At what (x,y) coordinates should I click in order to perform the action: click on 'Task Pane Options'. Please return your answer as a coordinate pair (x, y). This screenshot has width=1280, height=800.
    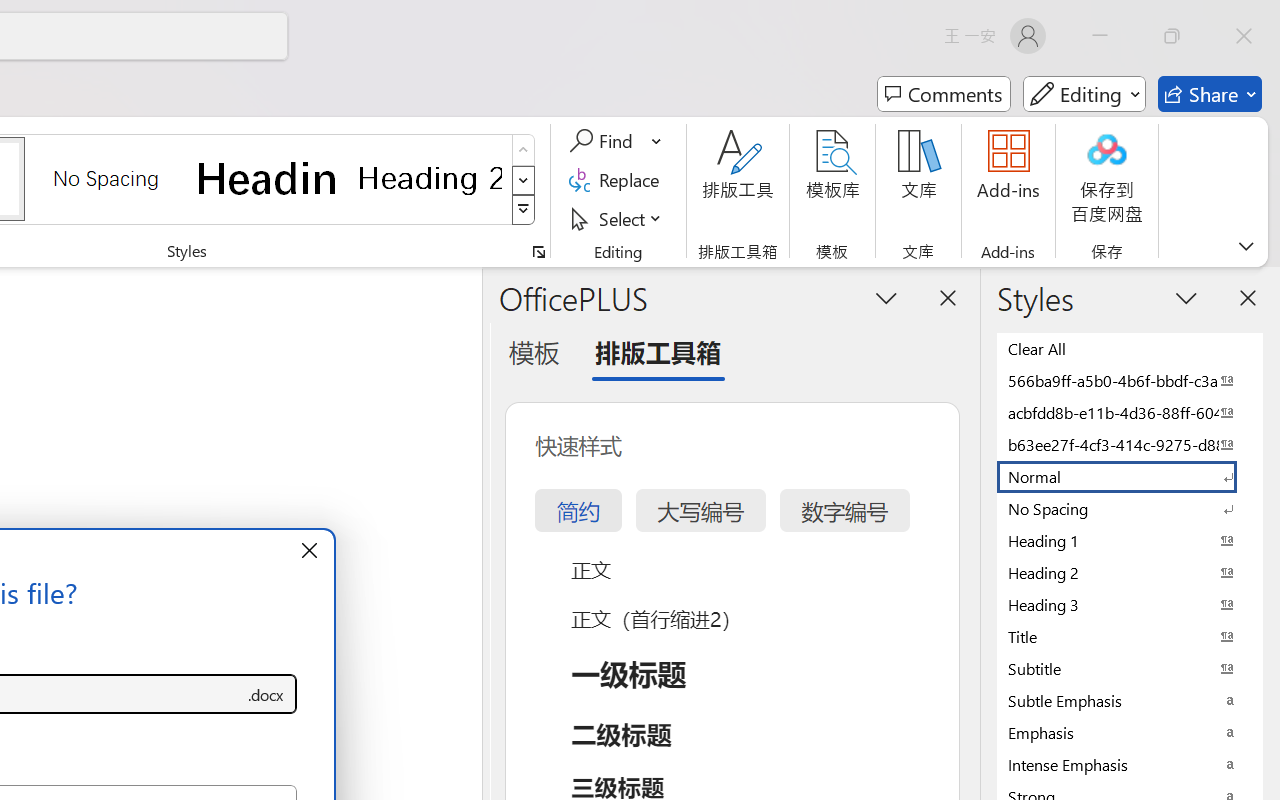
    Looking at the image, I should click on (886, 297).